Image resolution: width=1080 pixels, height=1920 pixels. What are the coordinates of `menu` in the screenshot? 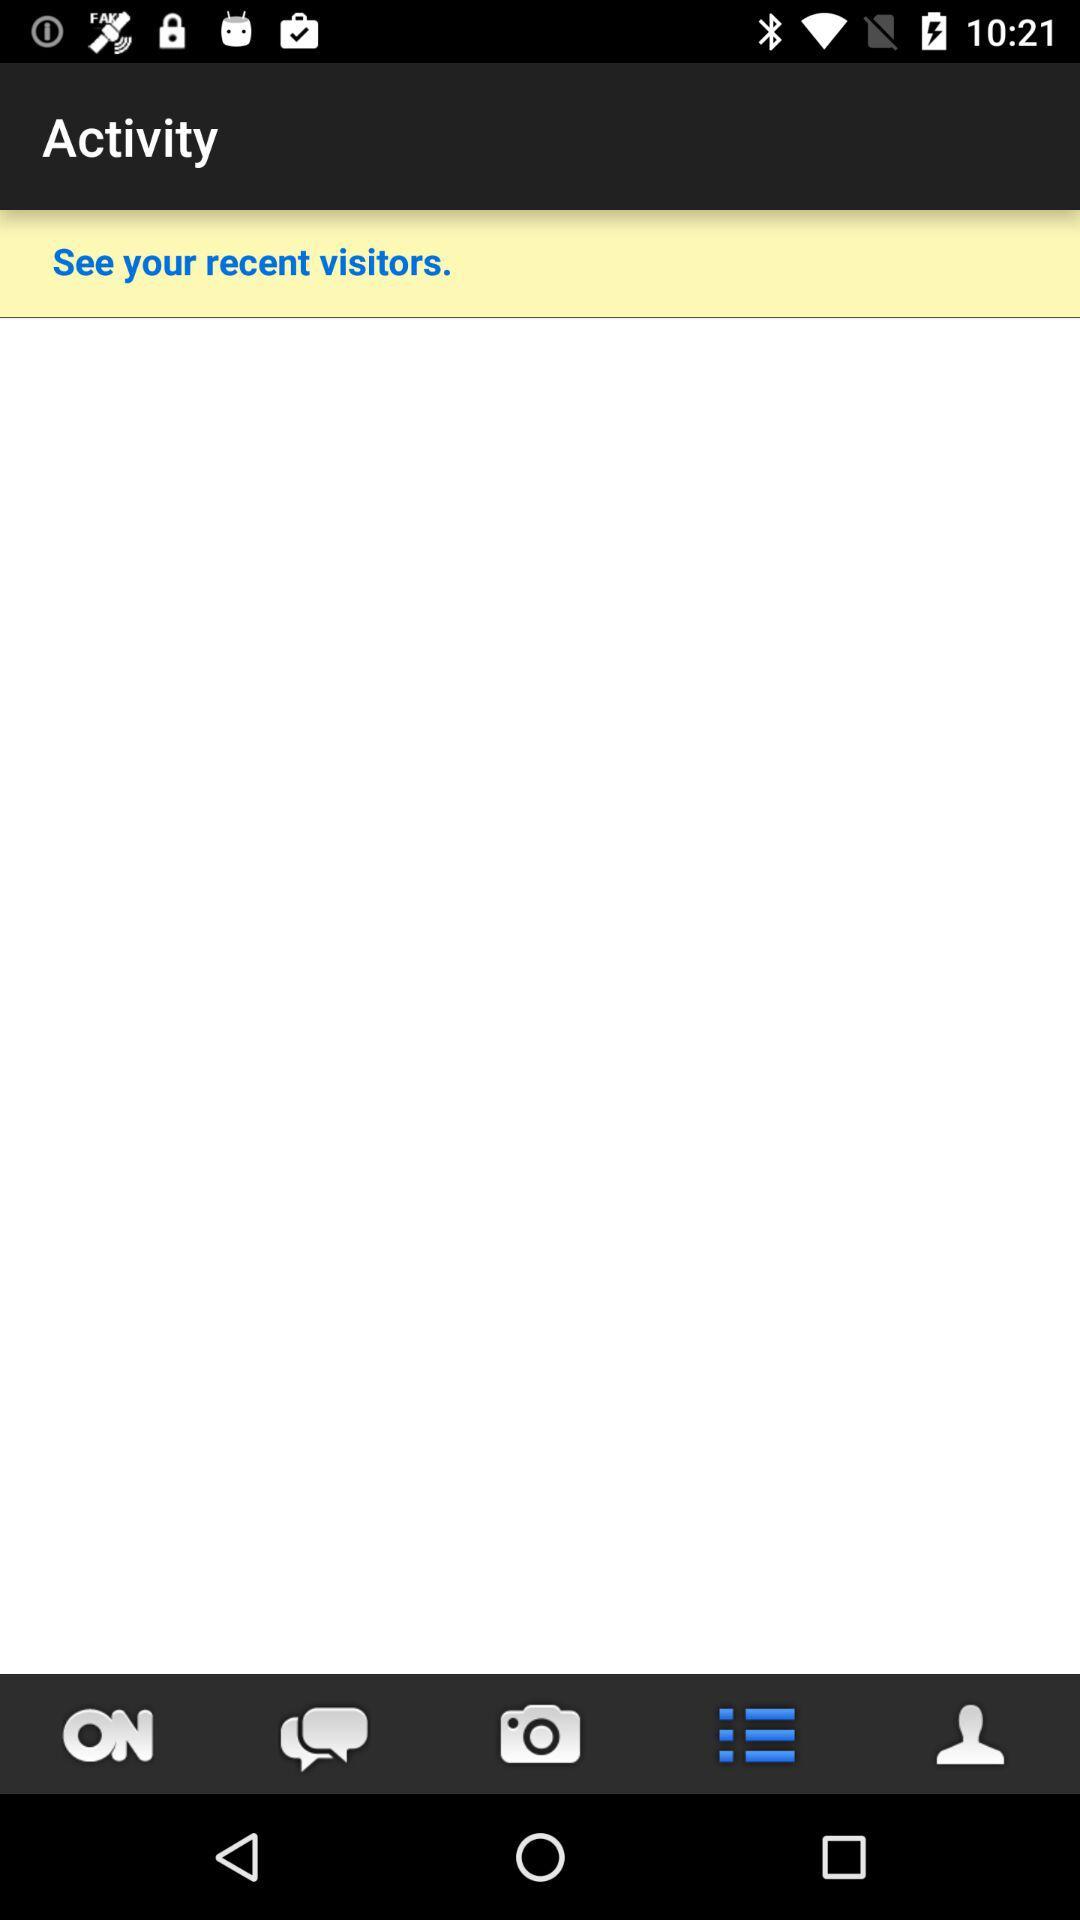 It's located at (756, 1733).